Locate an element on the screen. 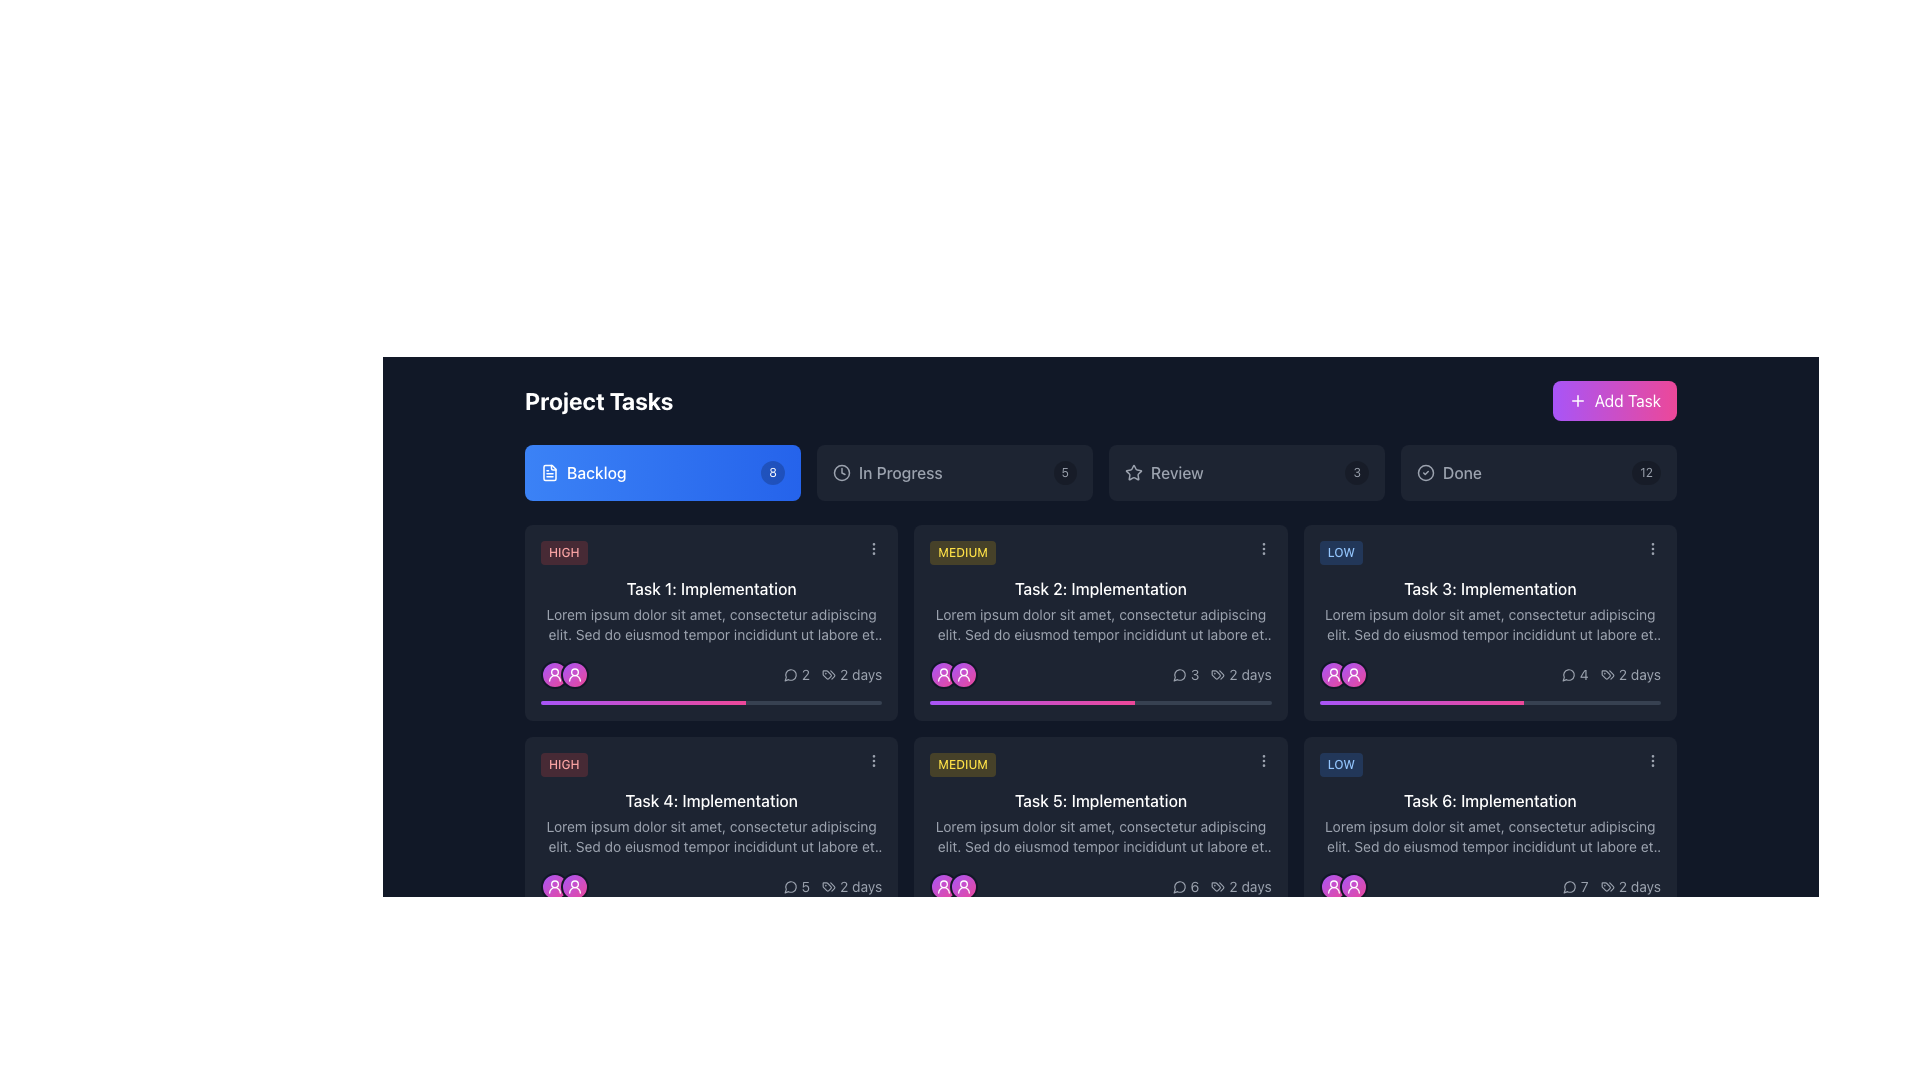 This screenshot has height=1080, width=1920. the 'In Progress' status text element located to the right of the circular clock icon in the project management interface is located at coordinates (899, 473).